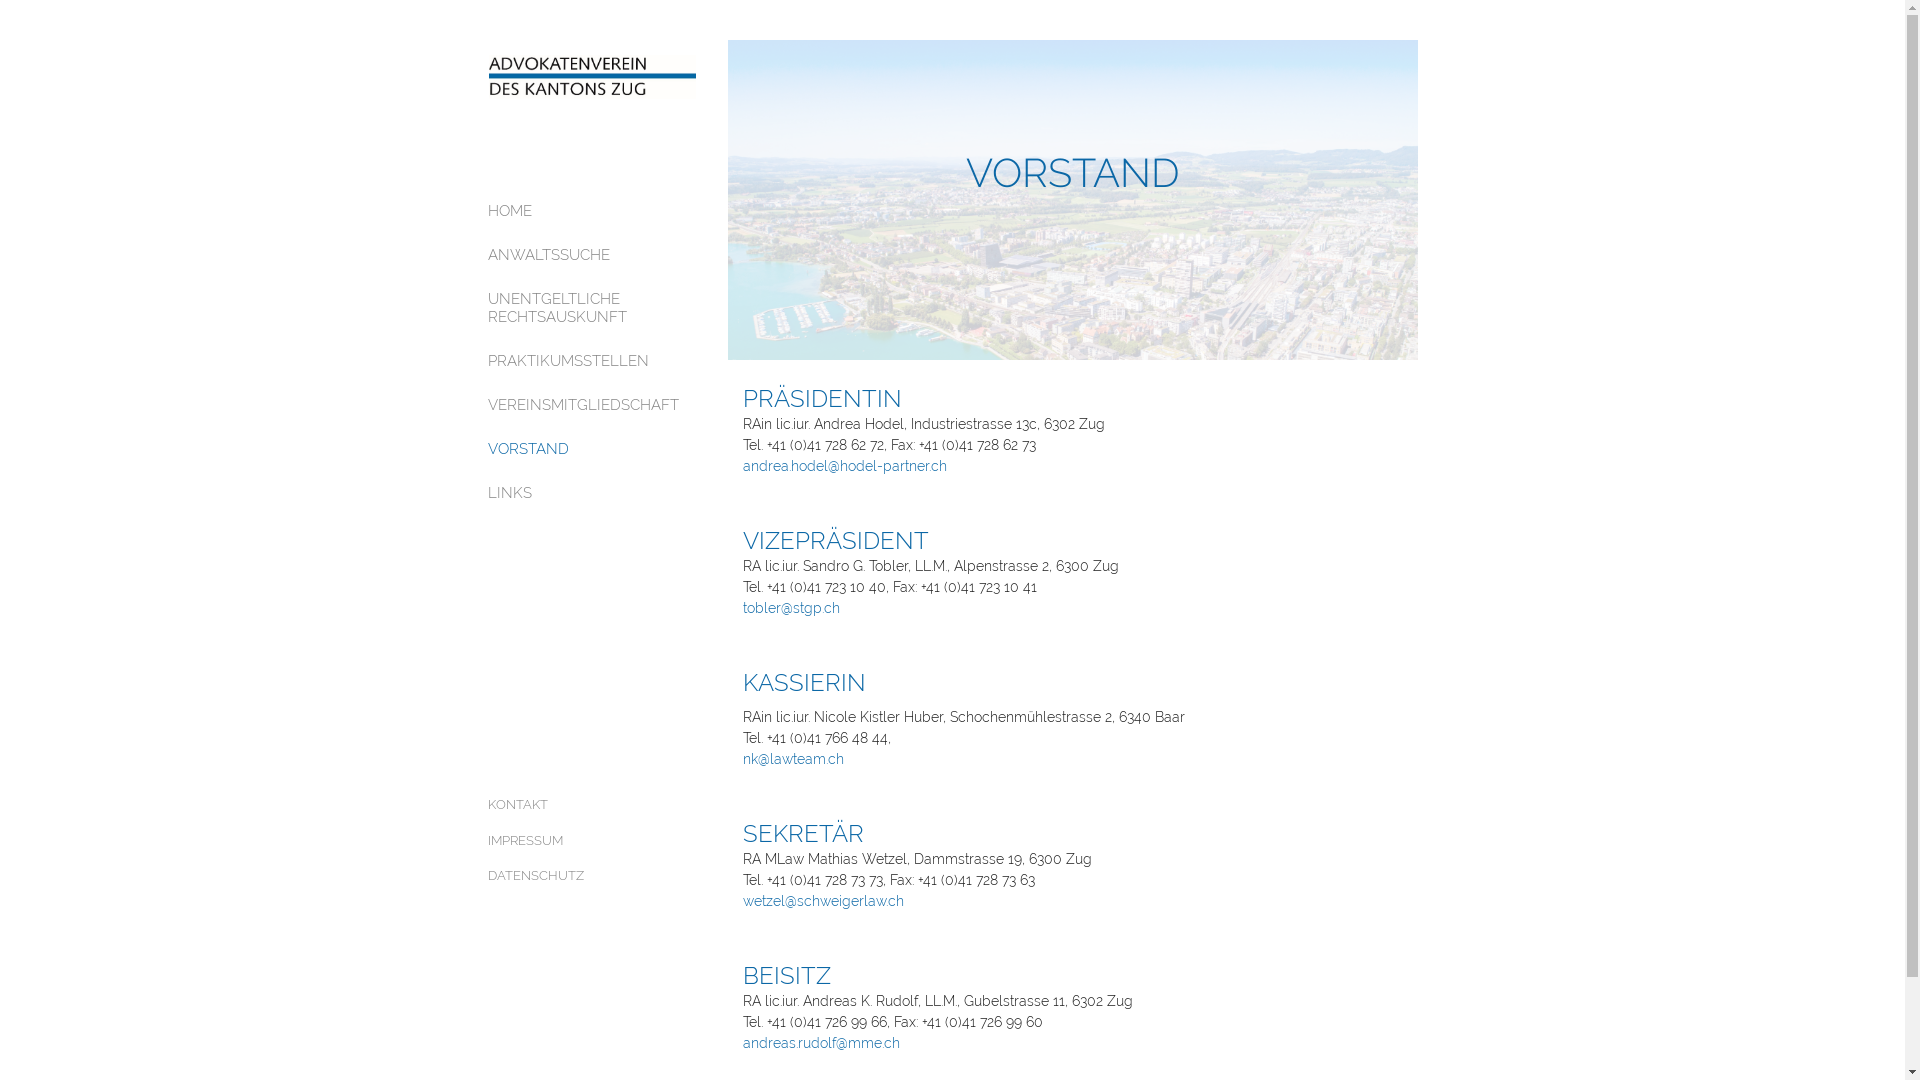 The width and height of the screenshot is (1920, 1080). I want to click on 'HOME', so click(488, 211).